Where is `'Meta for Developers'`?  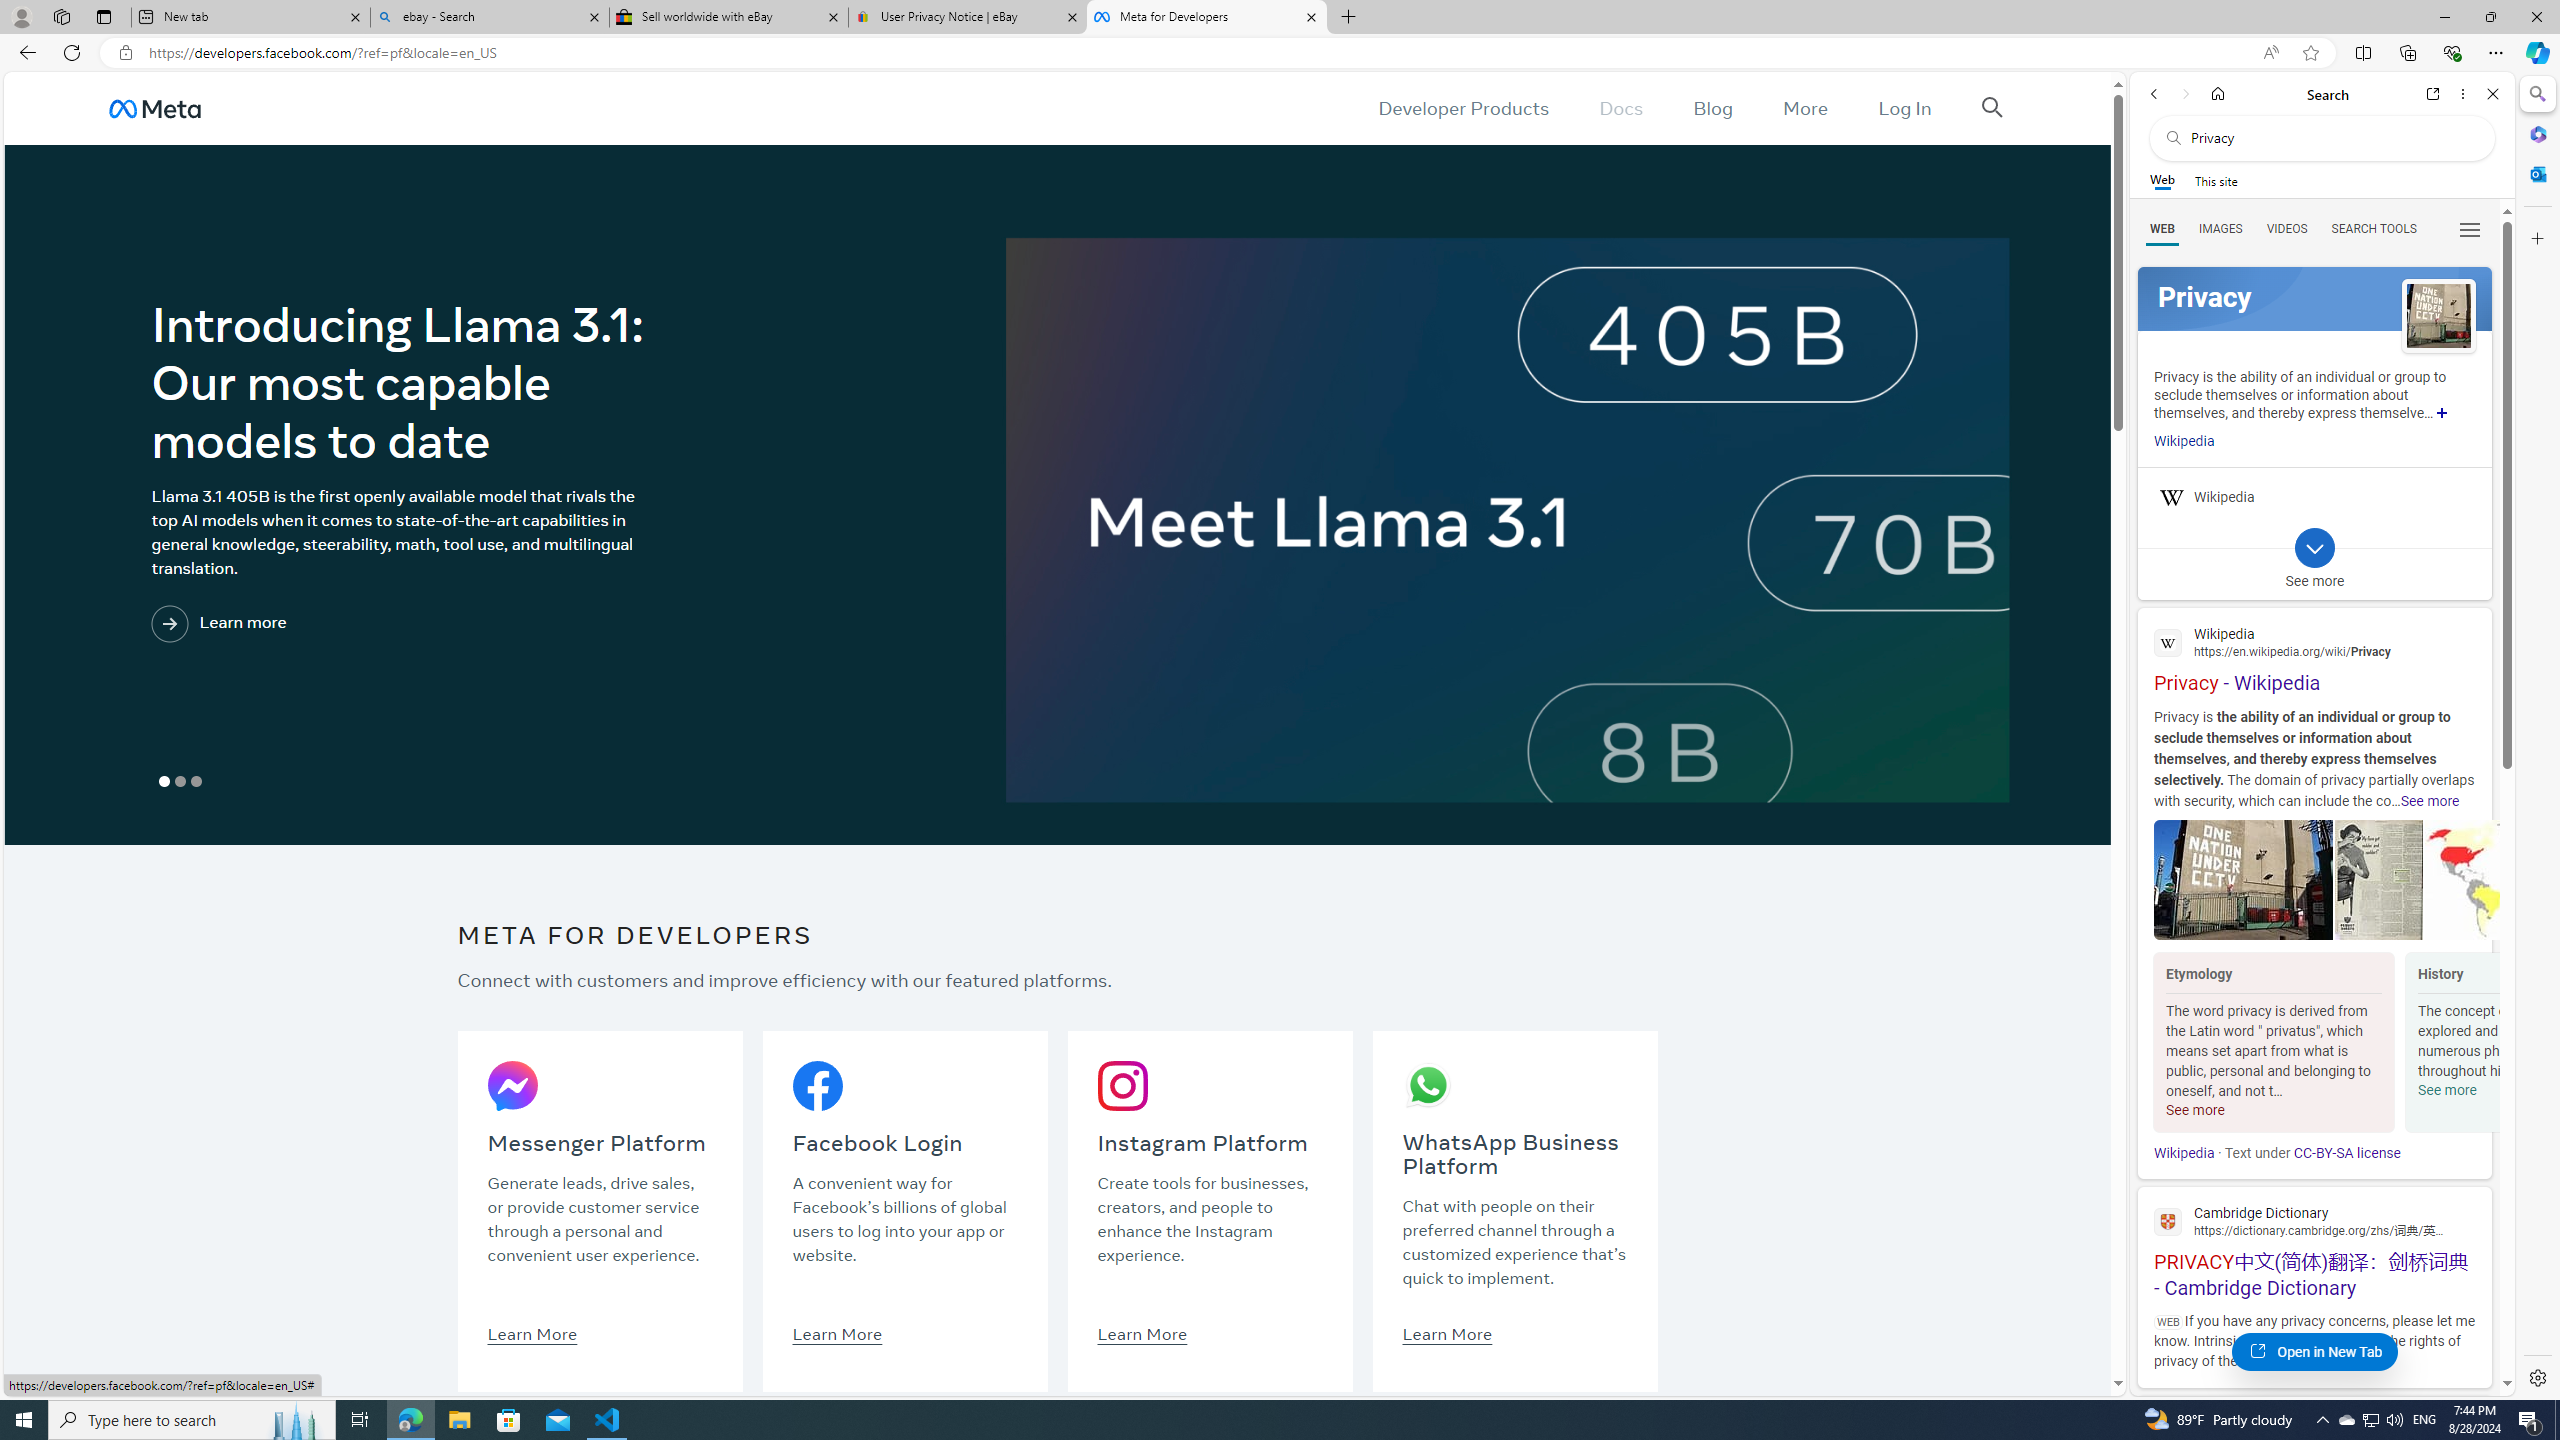 'Meta for Developers' is located at coordinates (1204, 16).